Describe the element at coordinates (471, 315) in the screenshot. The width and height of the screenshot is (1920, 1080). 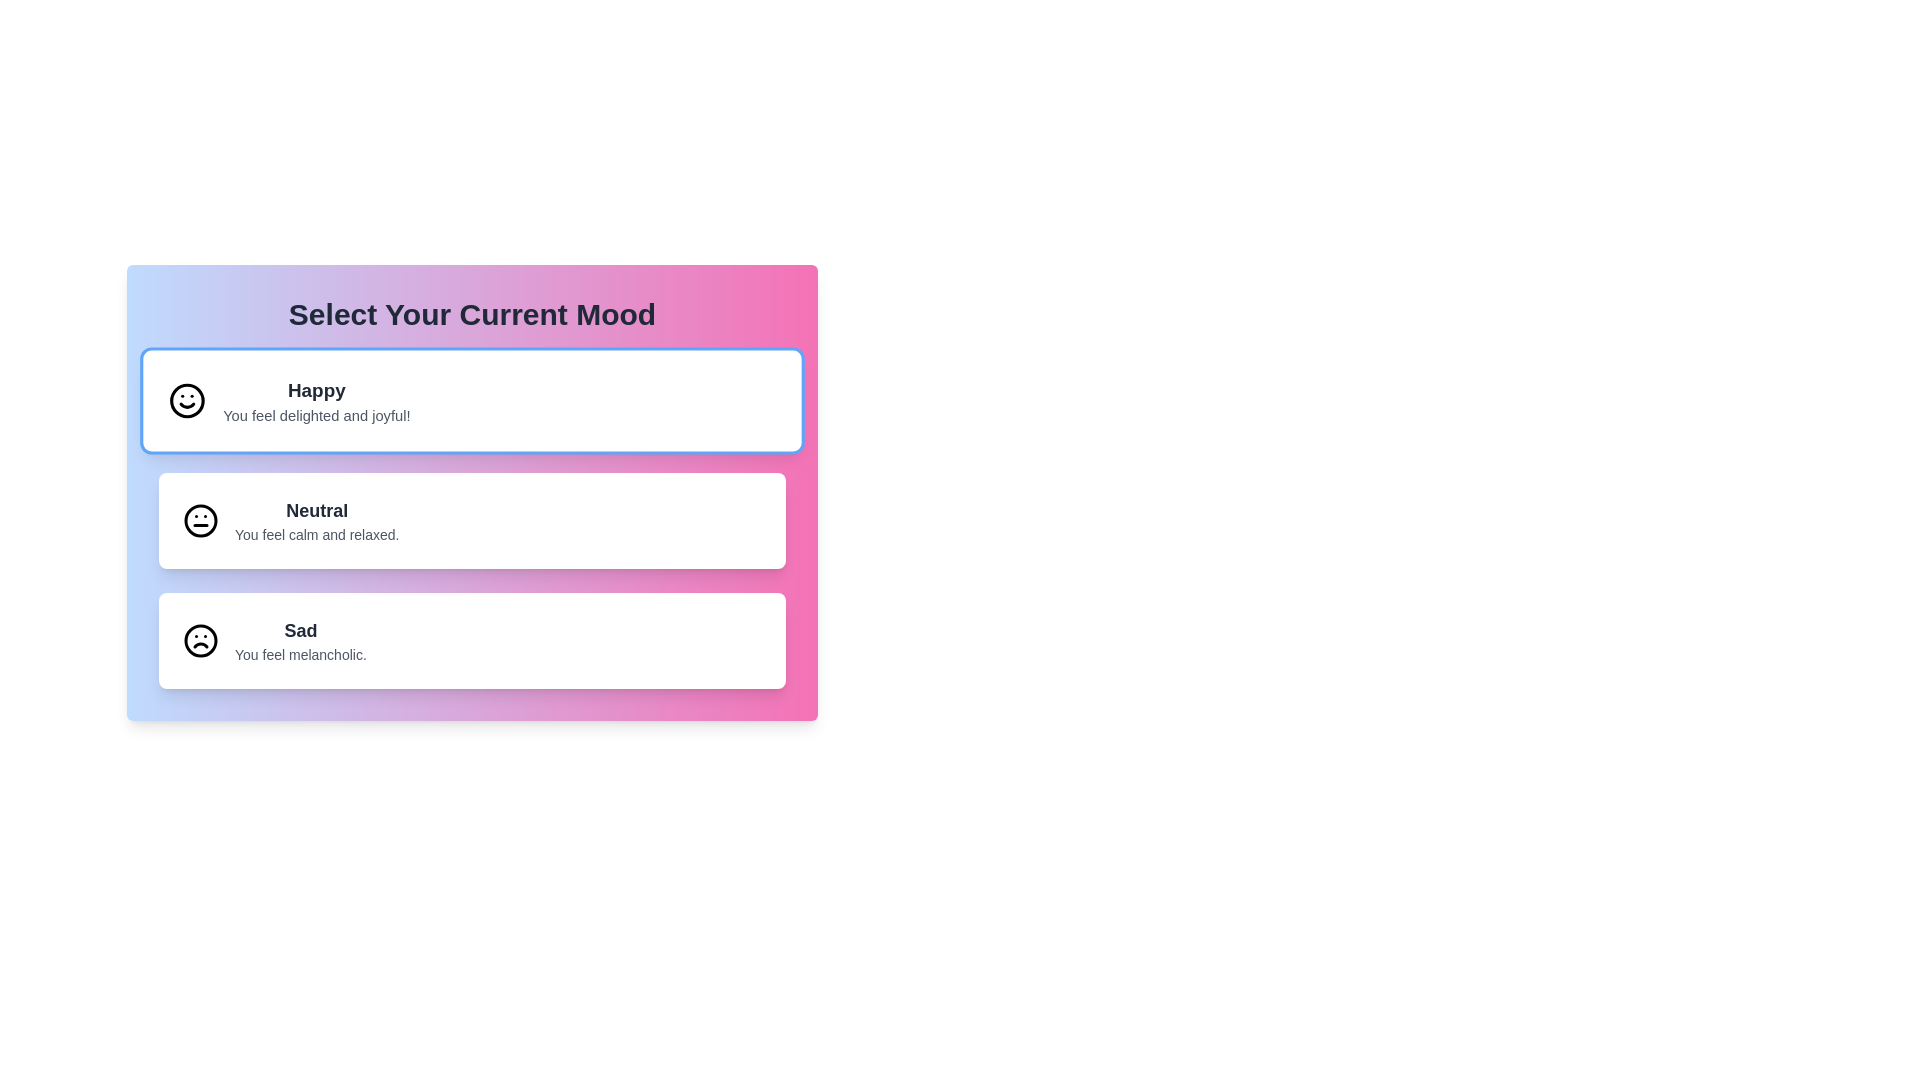
I see `text of the heading element that displays 'Select Your Current Mood', which is styled in bold and large typography in gray, located at the top of its section with a gradient background` at that location.